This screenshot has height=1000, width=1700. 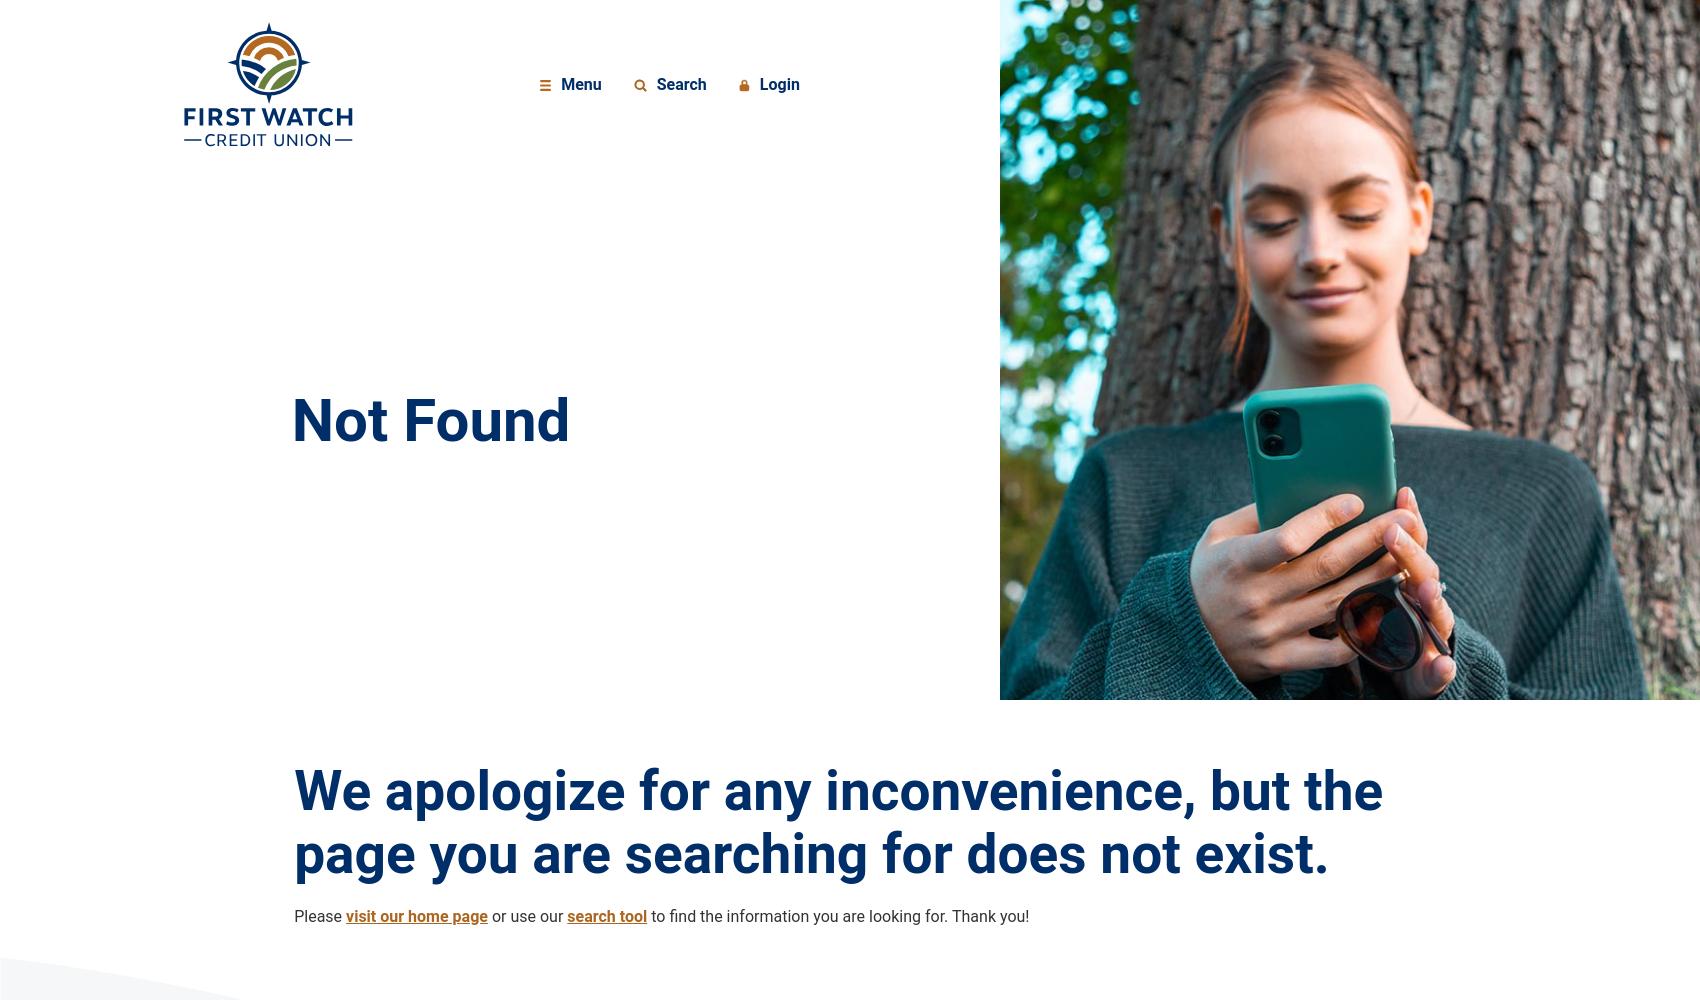 What do you see at coordinates (681, 83) in the screenshot?
I see `'Search'` at bounding box center [681, 83].